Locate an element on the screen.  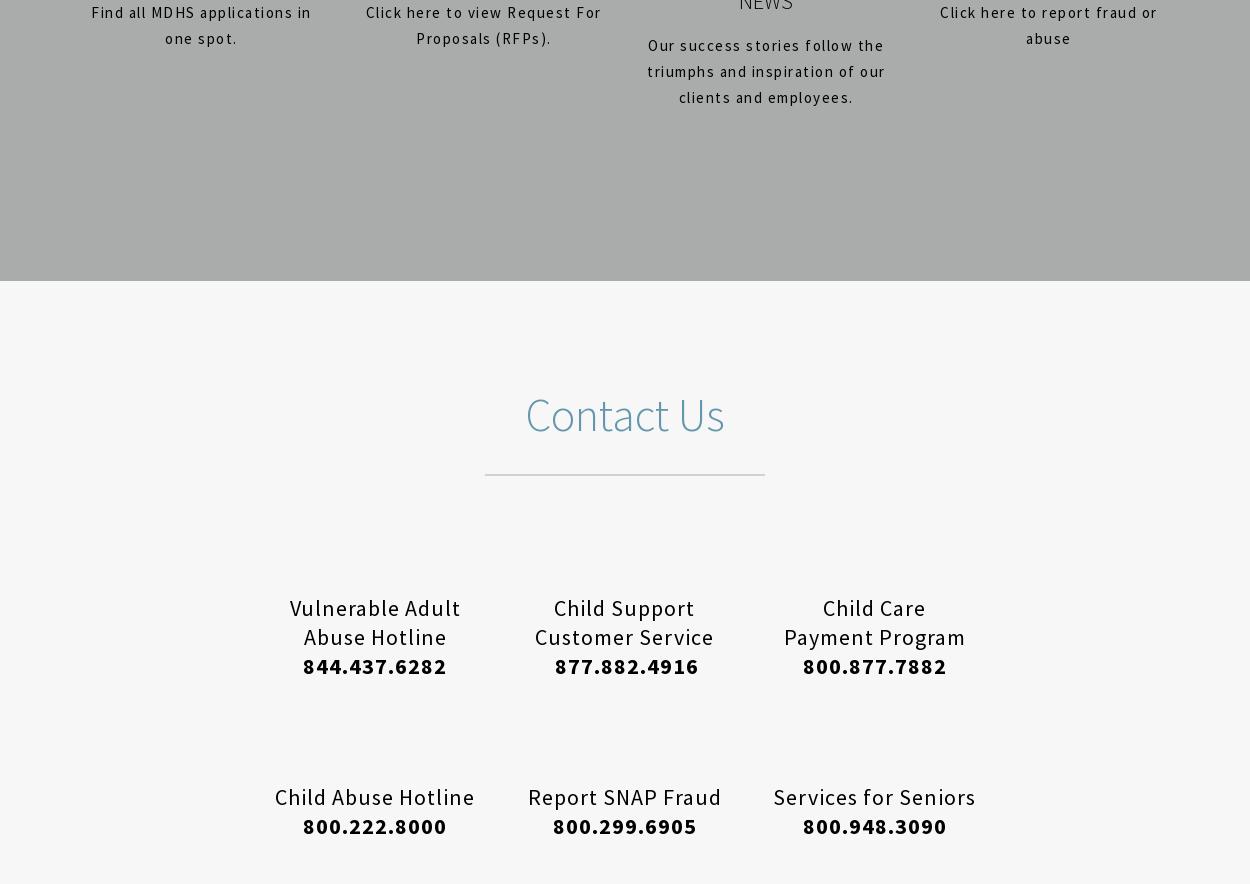
'800.222.8000' is located at coordinates (375, 825).